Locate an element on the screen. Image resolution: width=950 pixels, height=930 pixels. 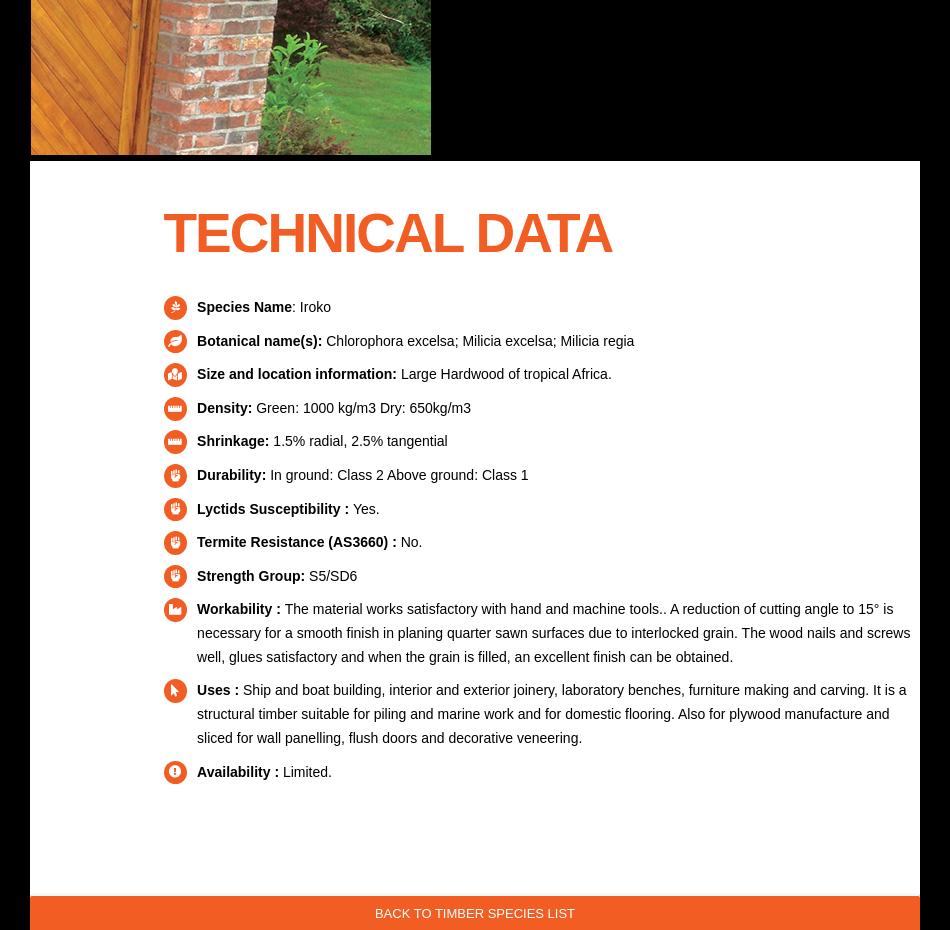
': Iroko' is located at coordinates (310, 306).